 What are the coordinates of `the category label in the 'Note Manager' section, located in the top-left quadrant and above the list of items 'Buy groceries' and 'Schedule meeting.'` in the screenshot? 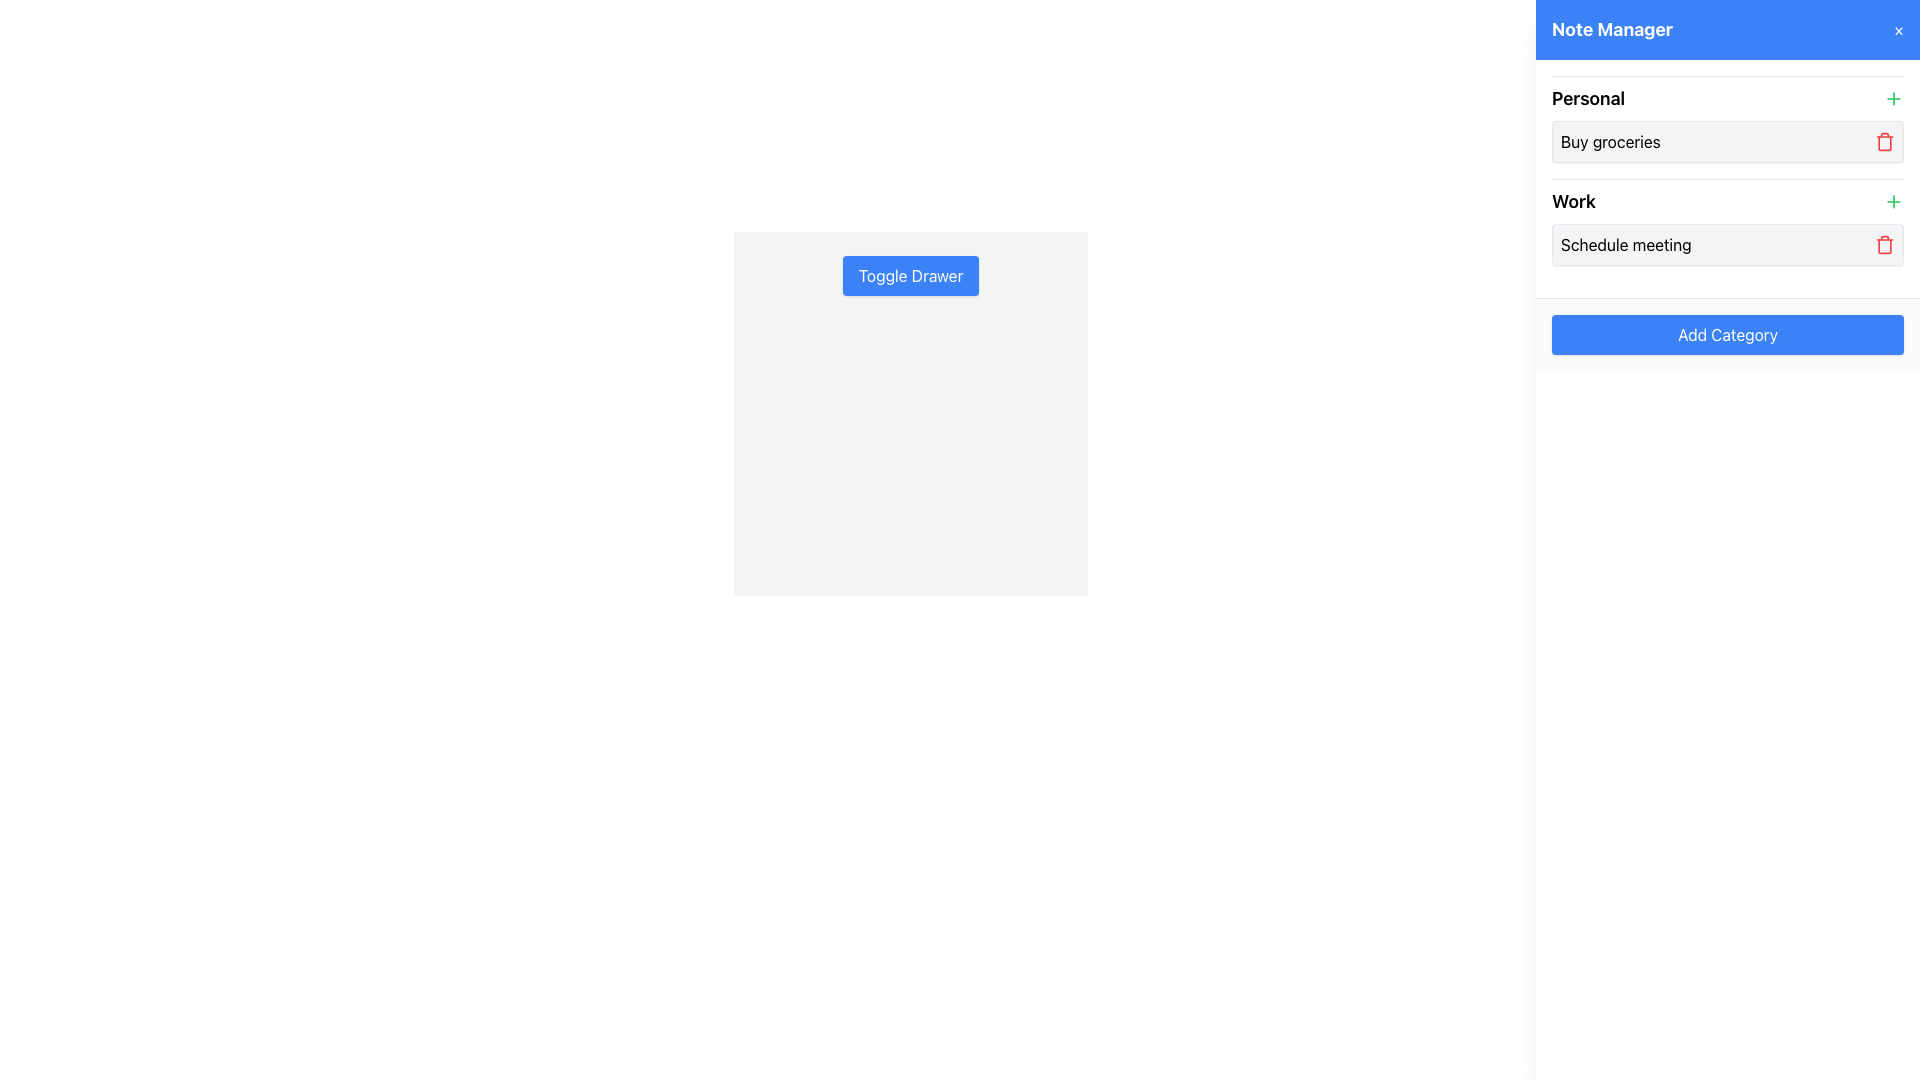 It's located at (1587, 99).